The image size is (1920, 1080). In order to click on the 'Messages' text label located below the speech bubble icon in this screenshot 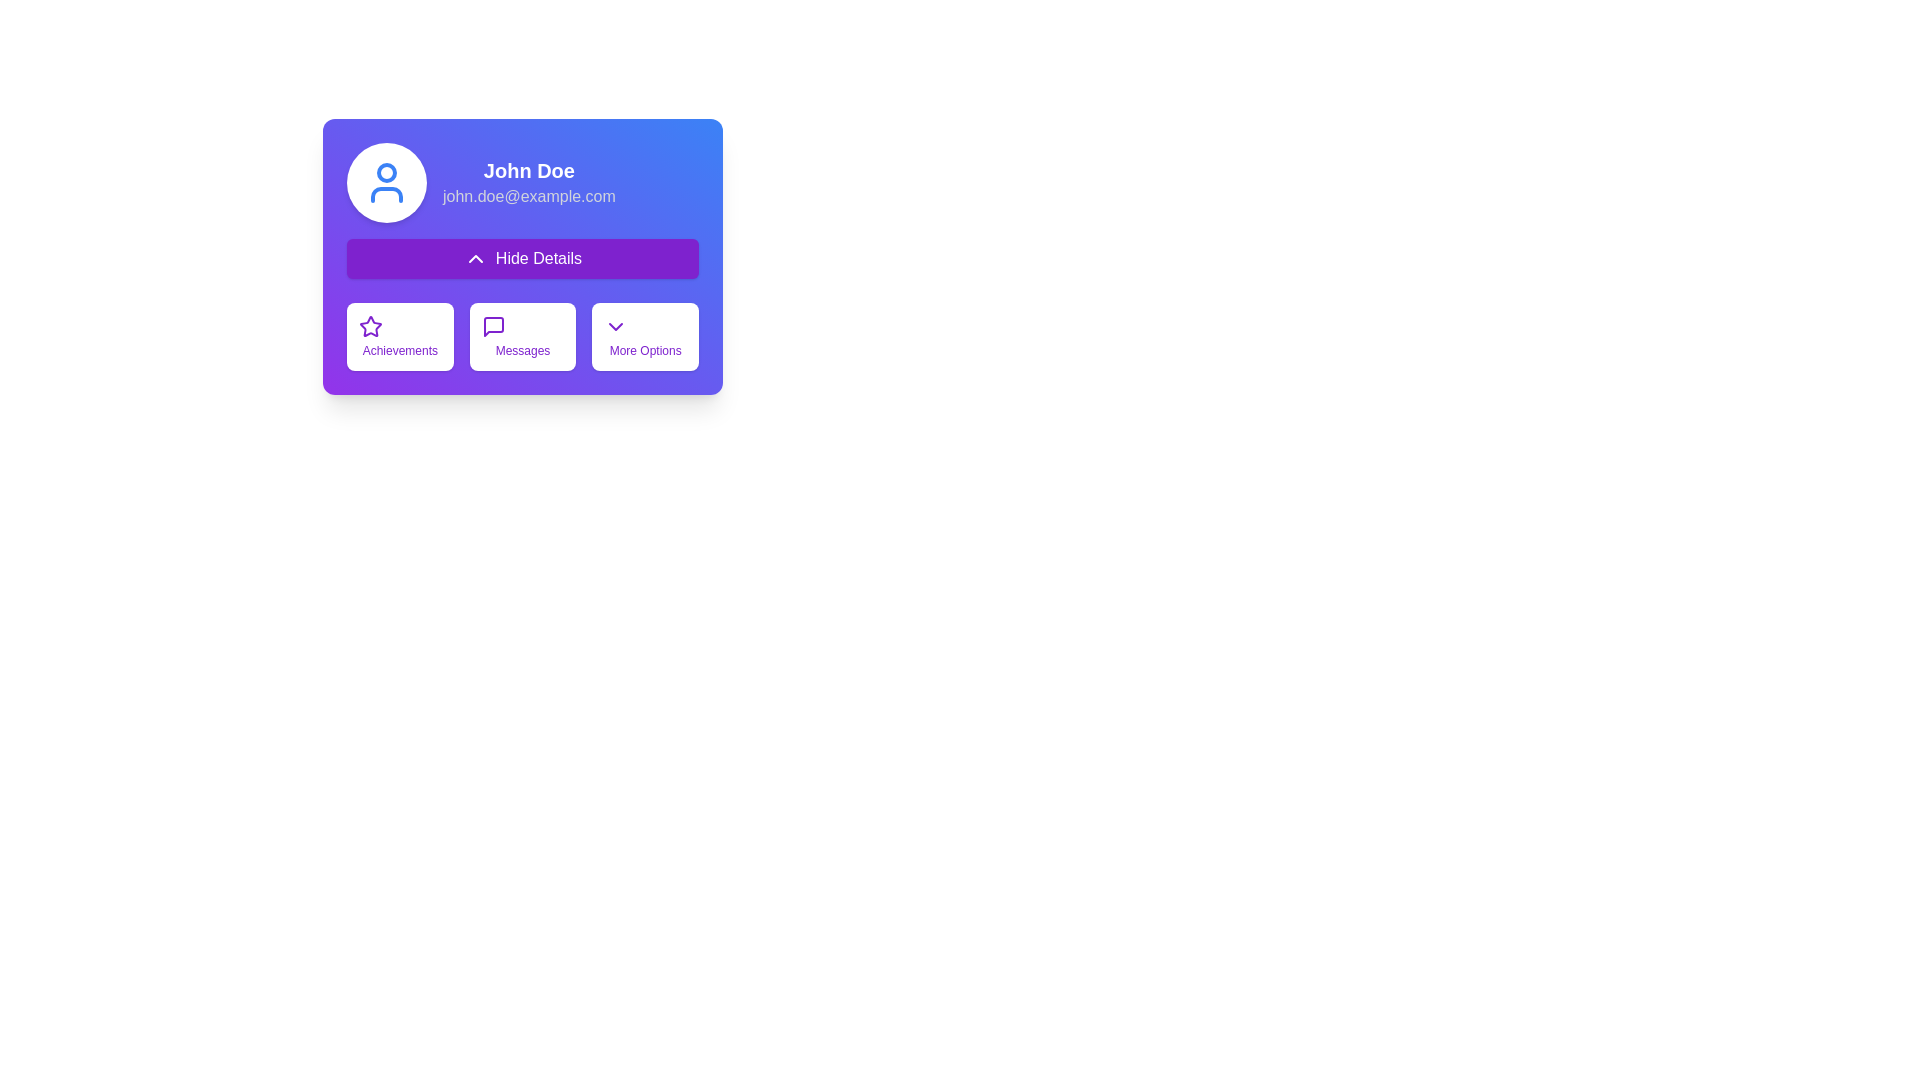, I will do `click(523, 350)`.